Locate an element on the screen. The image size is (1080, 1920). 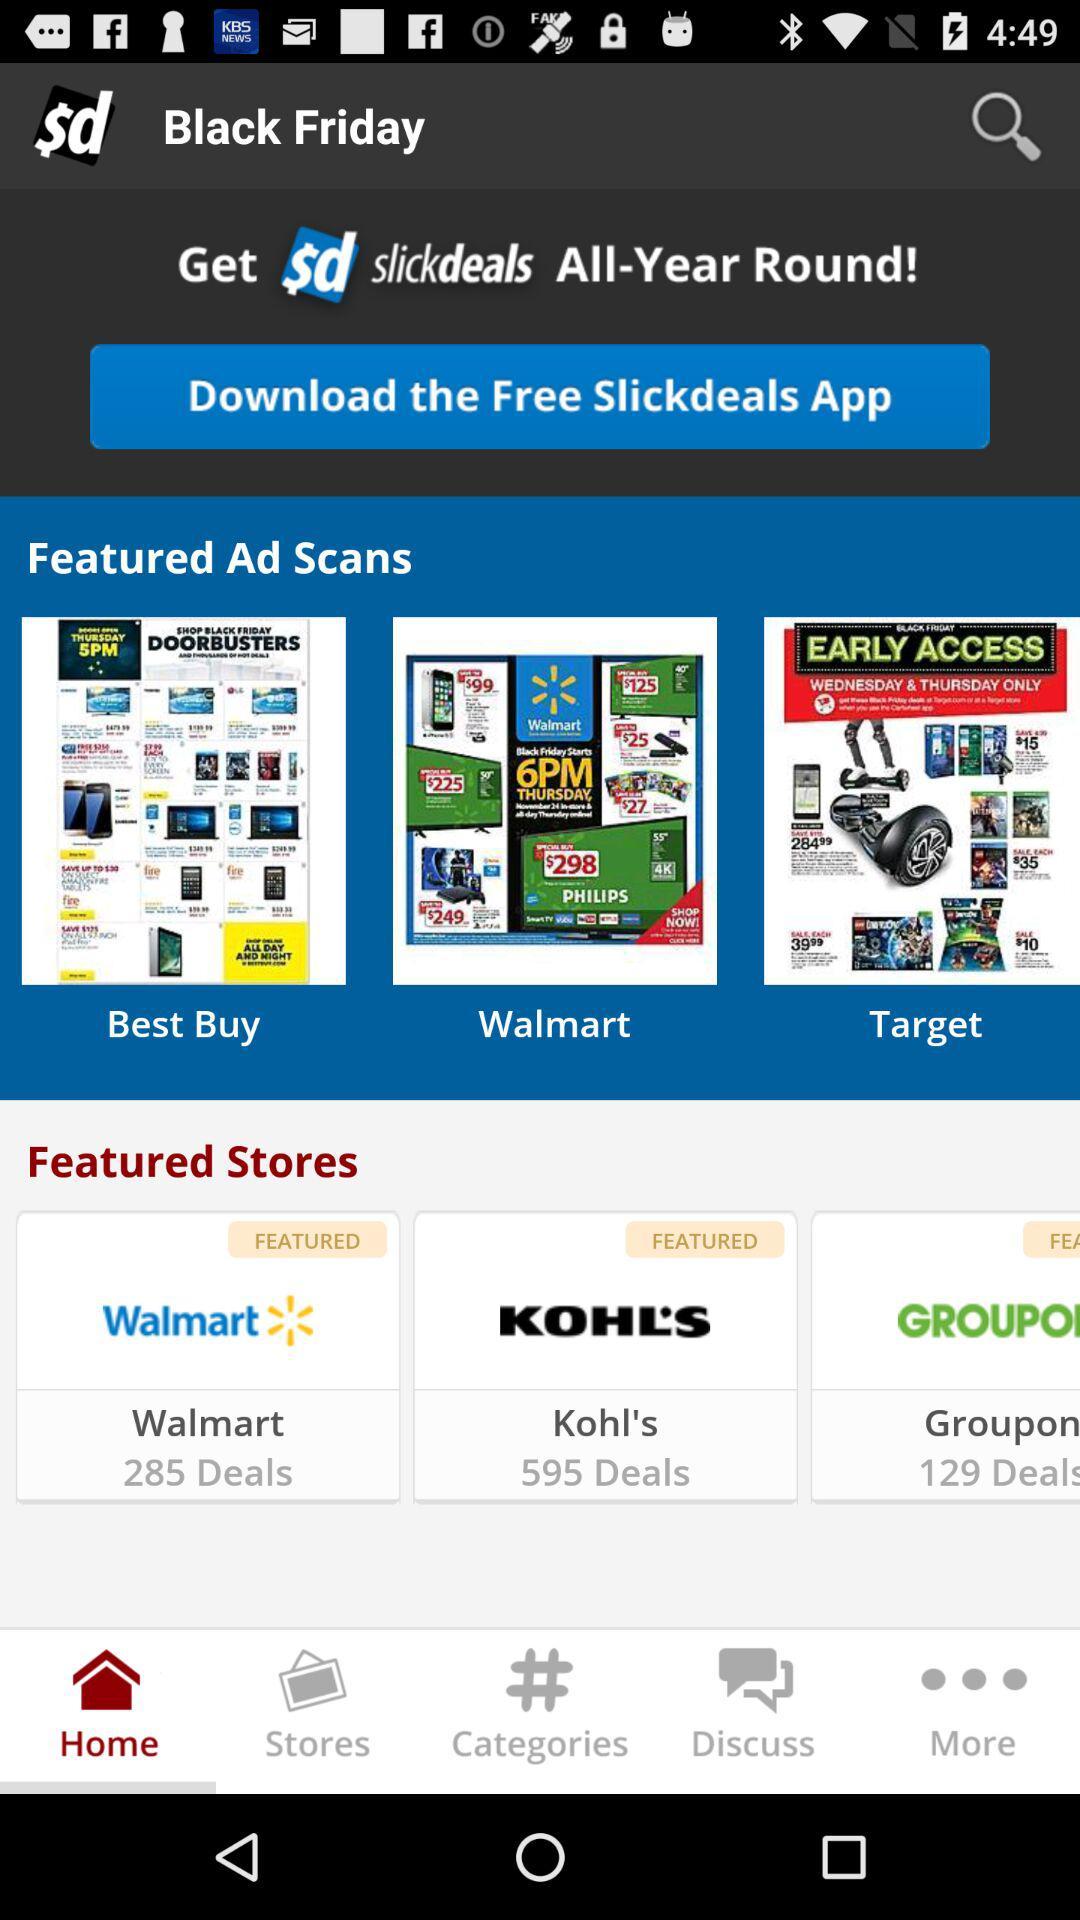
categories is located at coordinates (540, 1715).